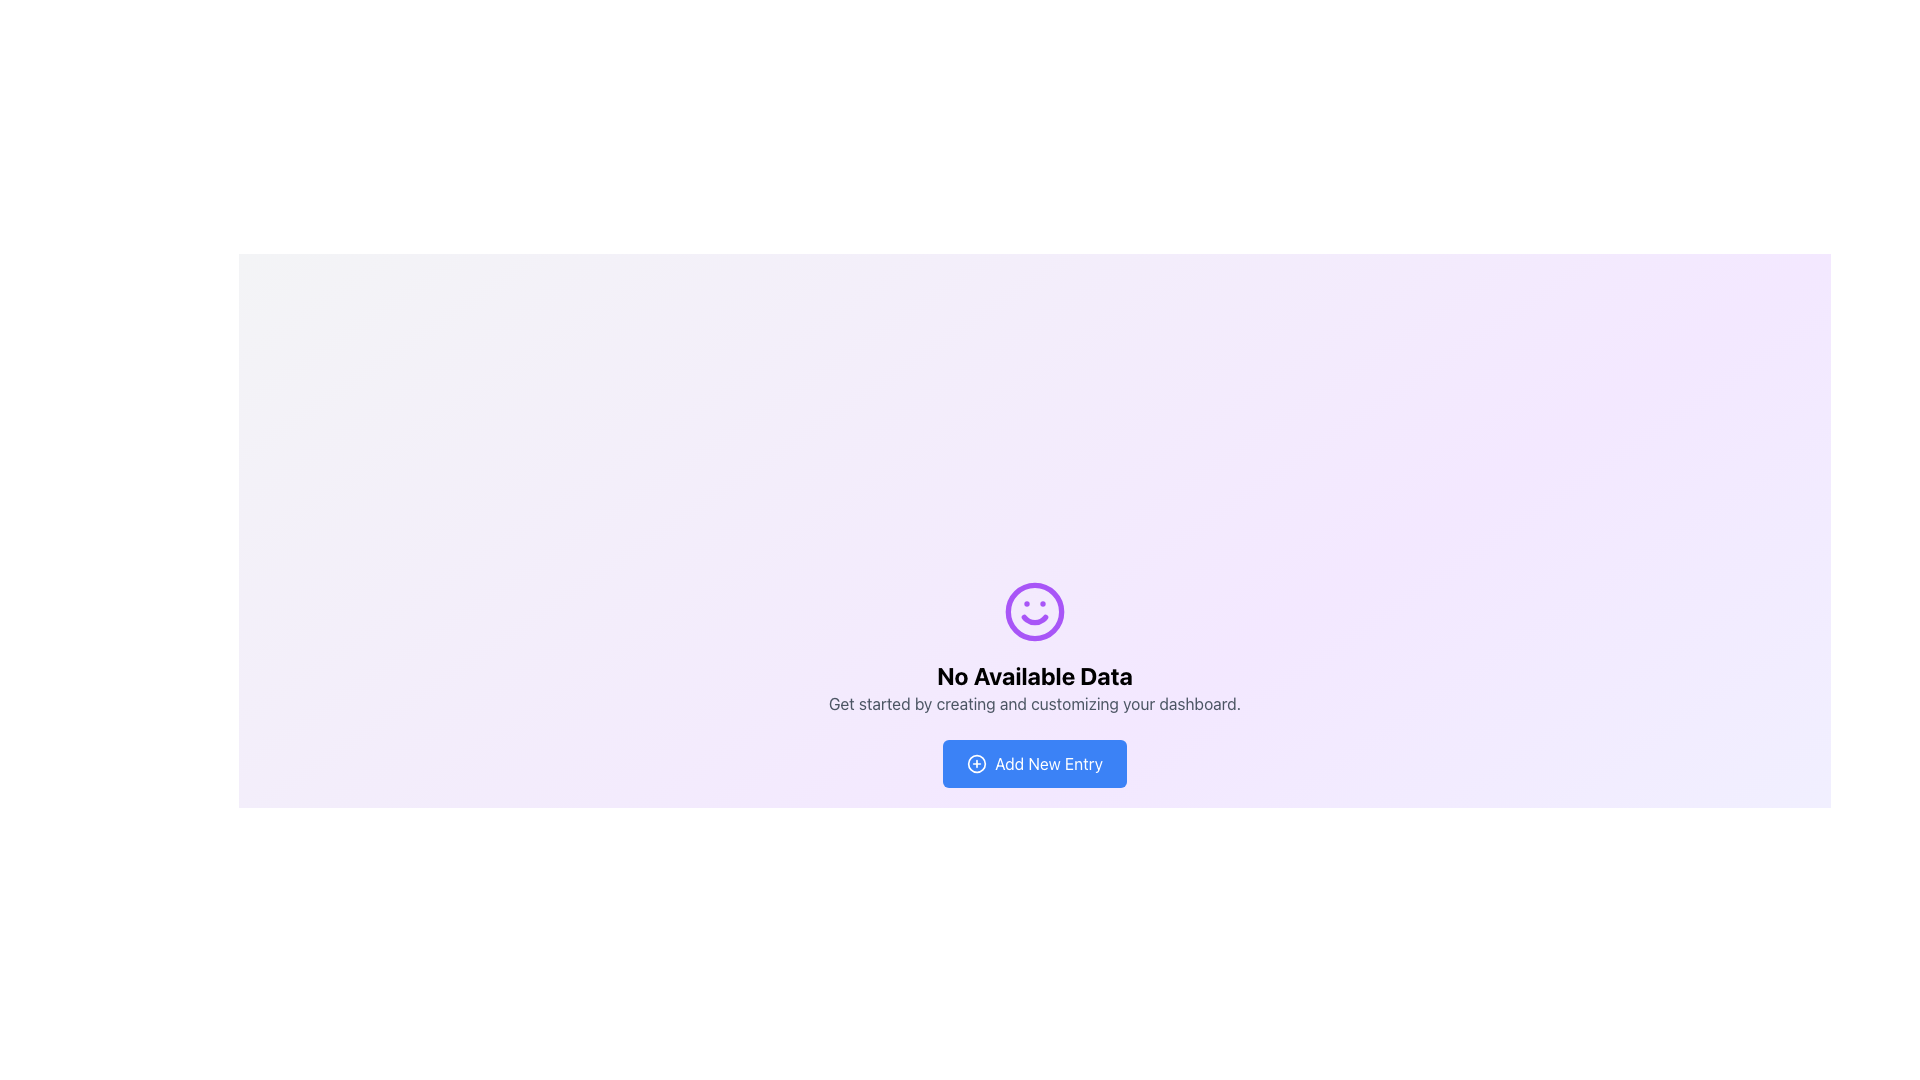 The width and height of the screenshot is (1920, 1080). Describe the element at coordinates (1035, 763) in the screenshot. I see `the button that initiates adding a new entry, located directly below the 'Get started by creating and customizing your dashboard.' text` at that location.